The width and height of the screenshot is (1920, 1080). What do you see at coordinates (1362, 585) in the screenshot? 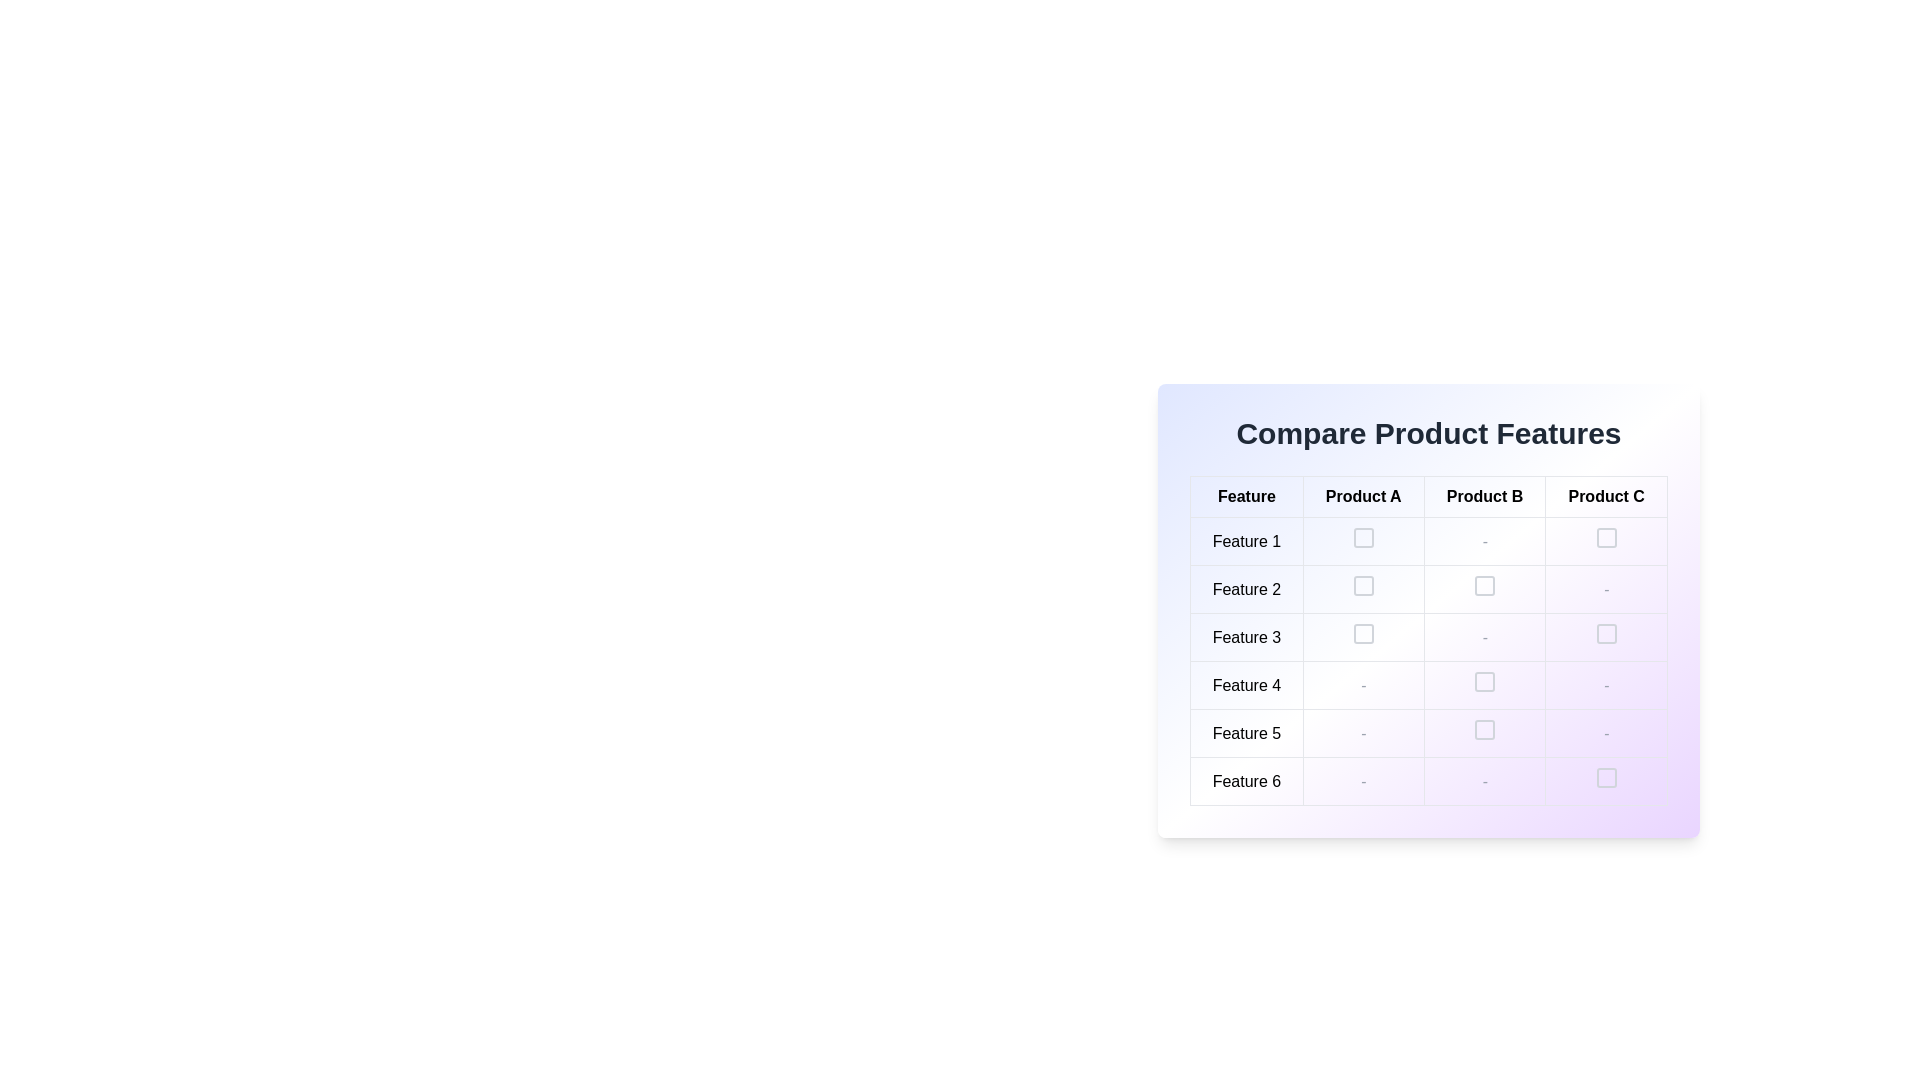
I see `the checkbox for 'Feature 2' under 'Product A'` at bounding box center [1362, 585].